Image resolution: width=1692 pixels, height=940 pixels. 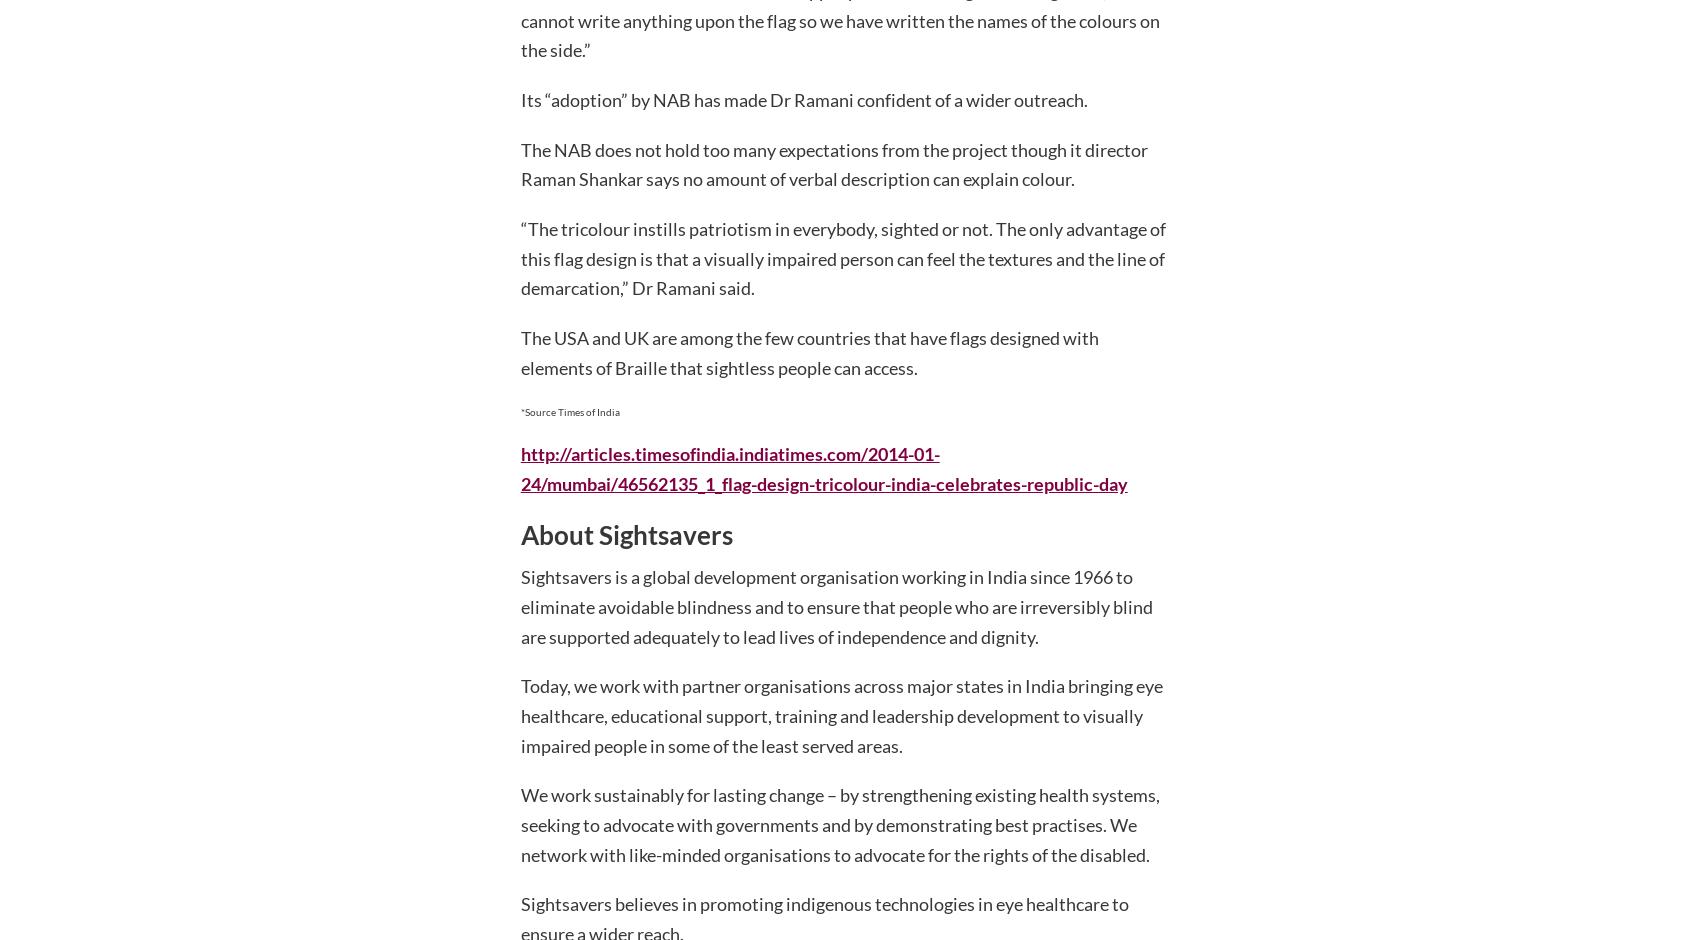 I want to click on 'Its “adoption” by NAB has made Dr Ramani confident of a wider outreach.', so click(x=803, y=100).